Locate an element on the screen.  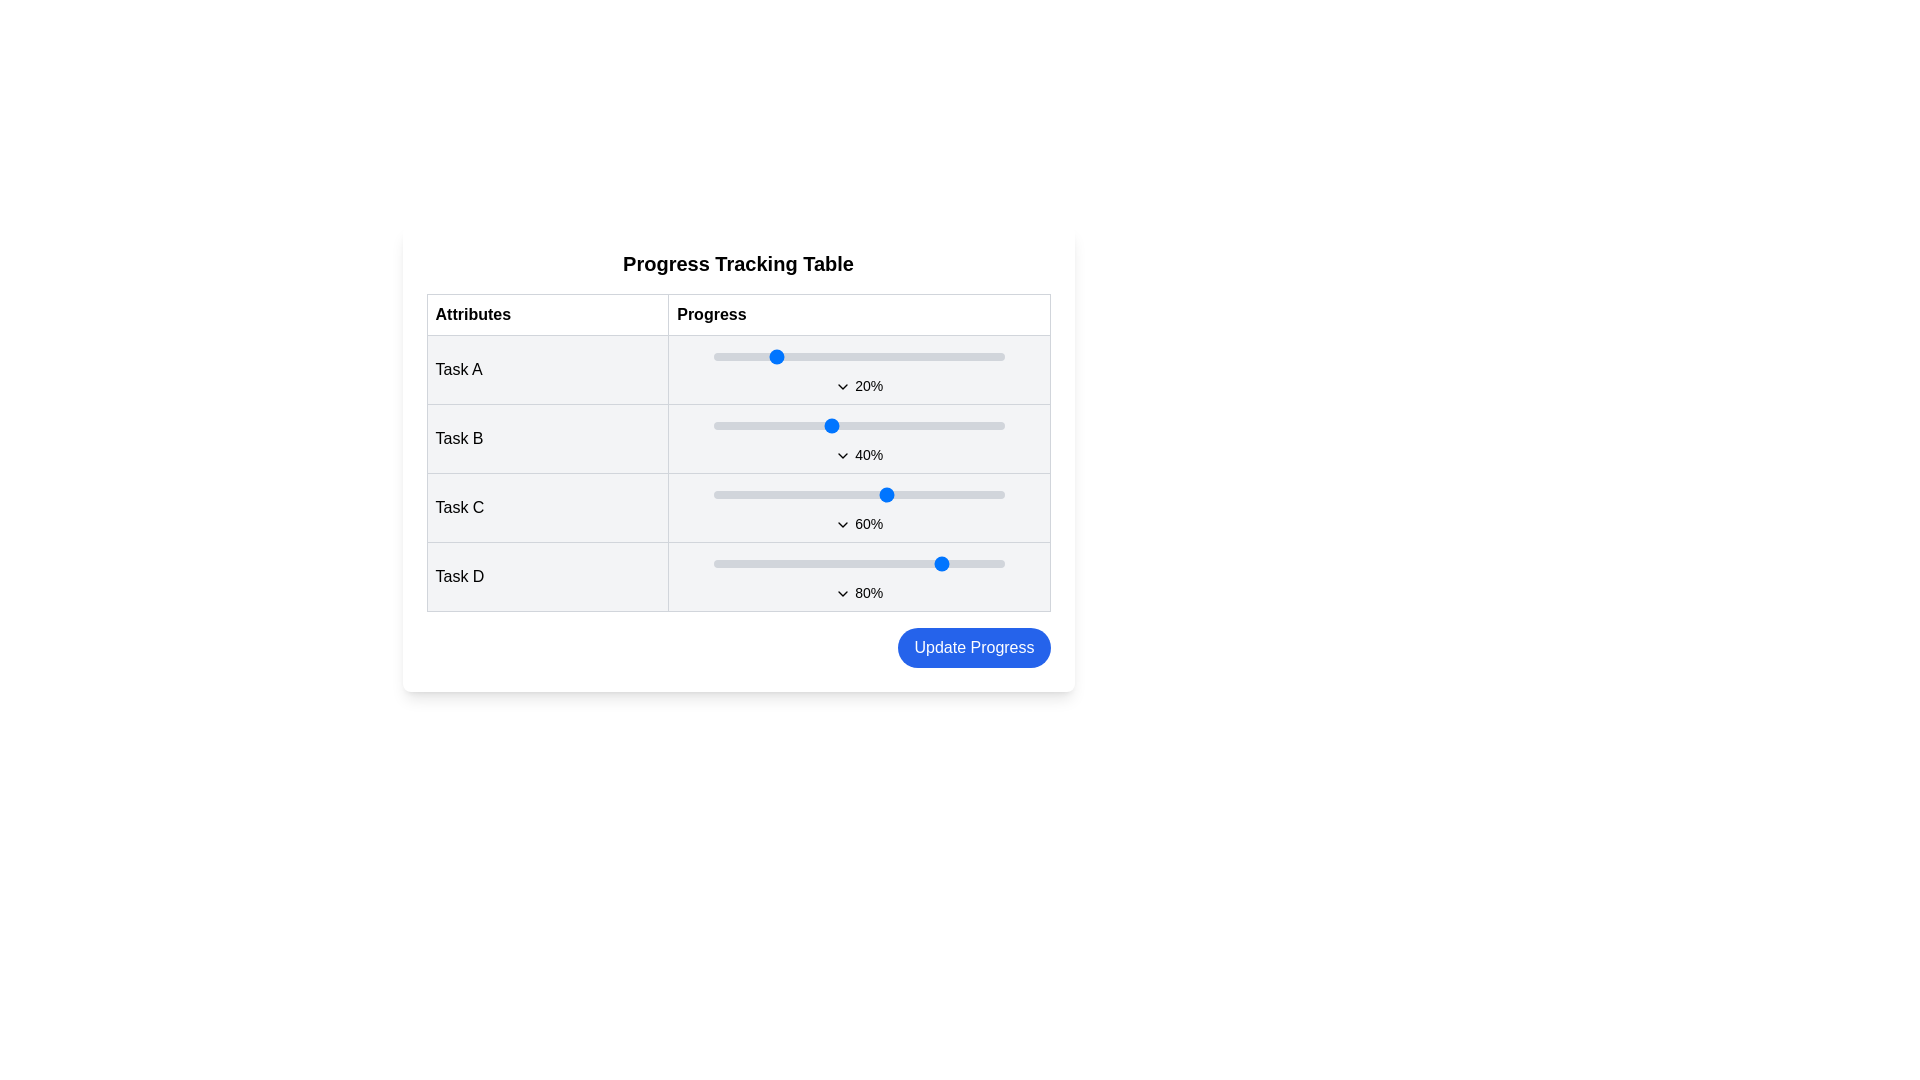
the progress of Task C is located at coordinates (978, 494).